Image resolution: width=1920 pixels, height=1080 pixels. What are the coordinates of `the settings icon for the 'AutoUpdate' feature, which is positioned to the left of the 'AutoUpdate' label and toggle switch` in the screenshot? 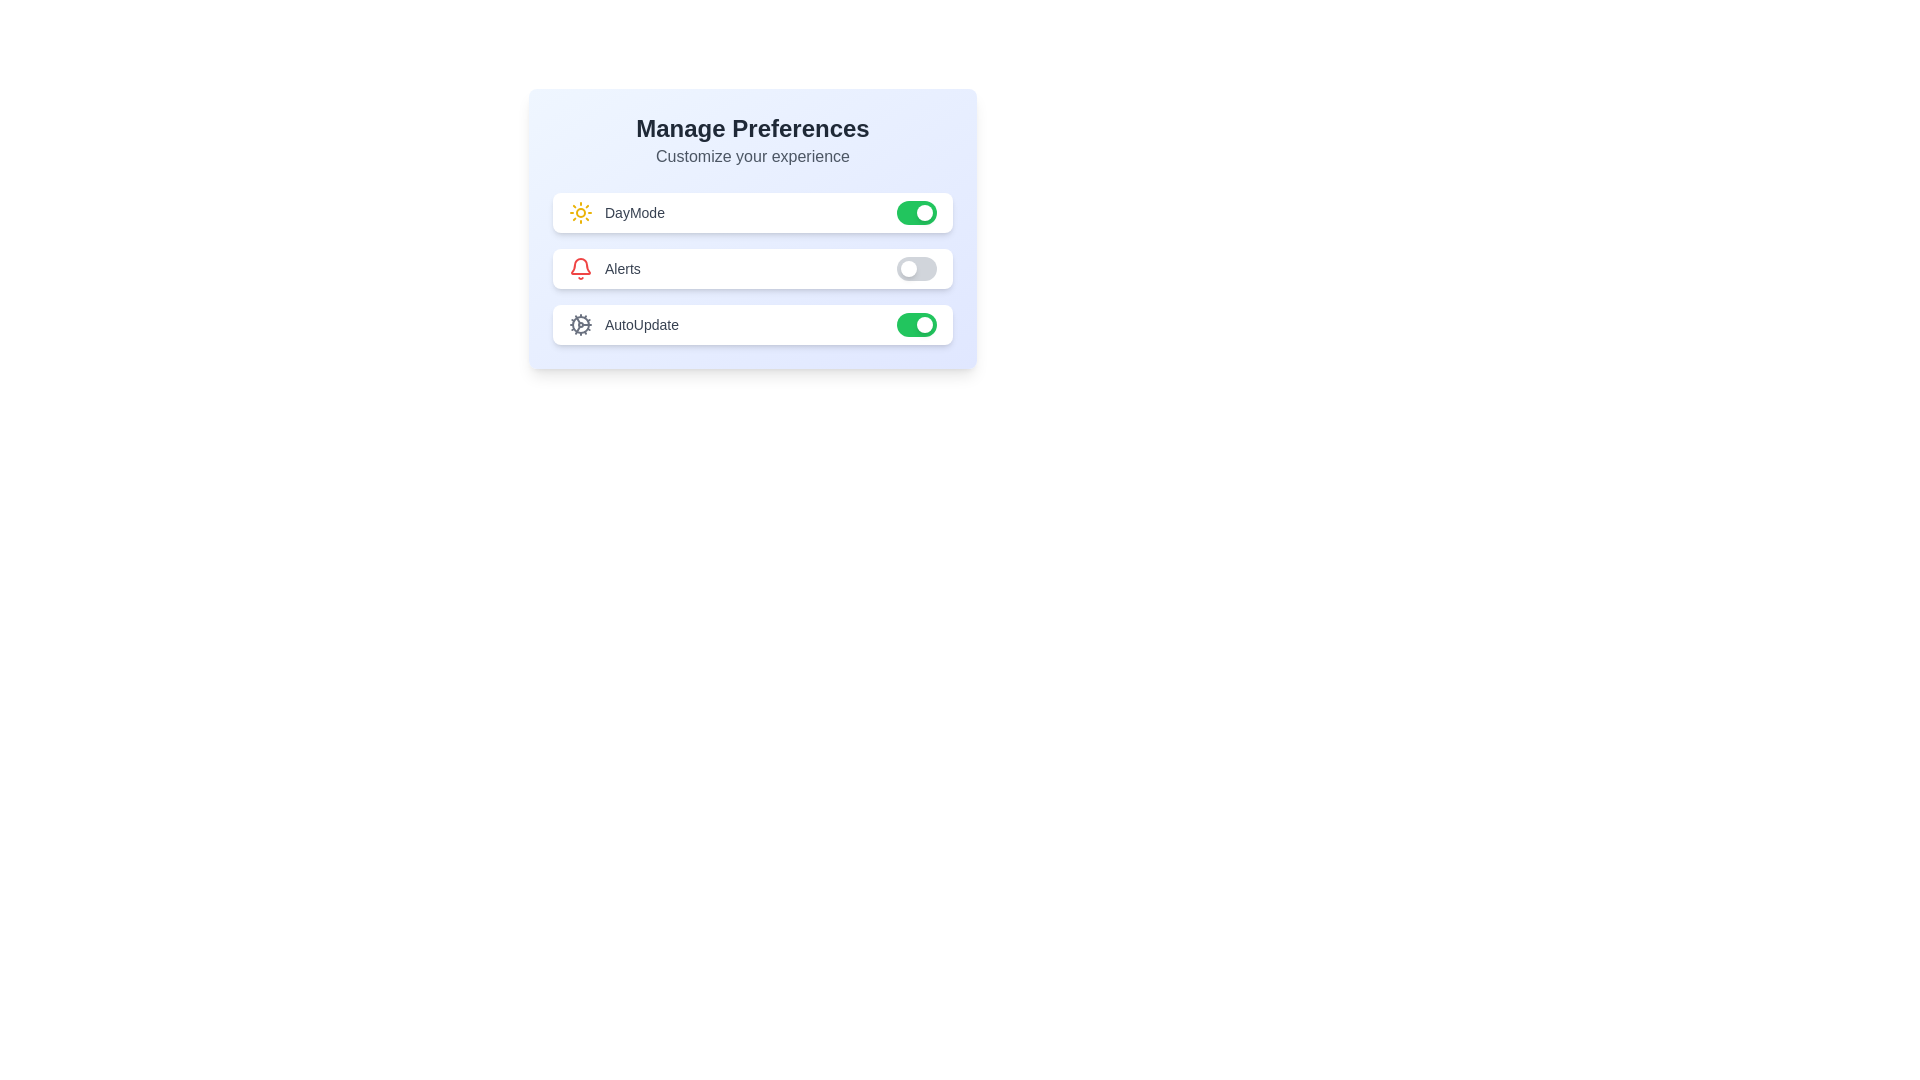 It's located at (579, 323).